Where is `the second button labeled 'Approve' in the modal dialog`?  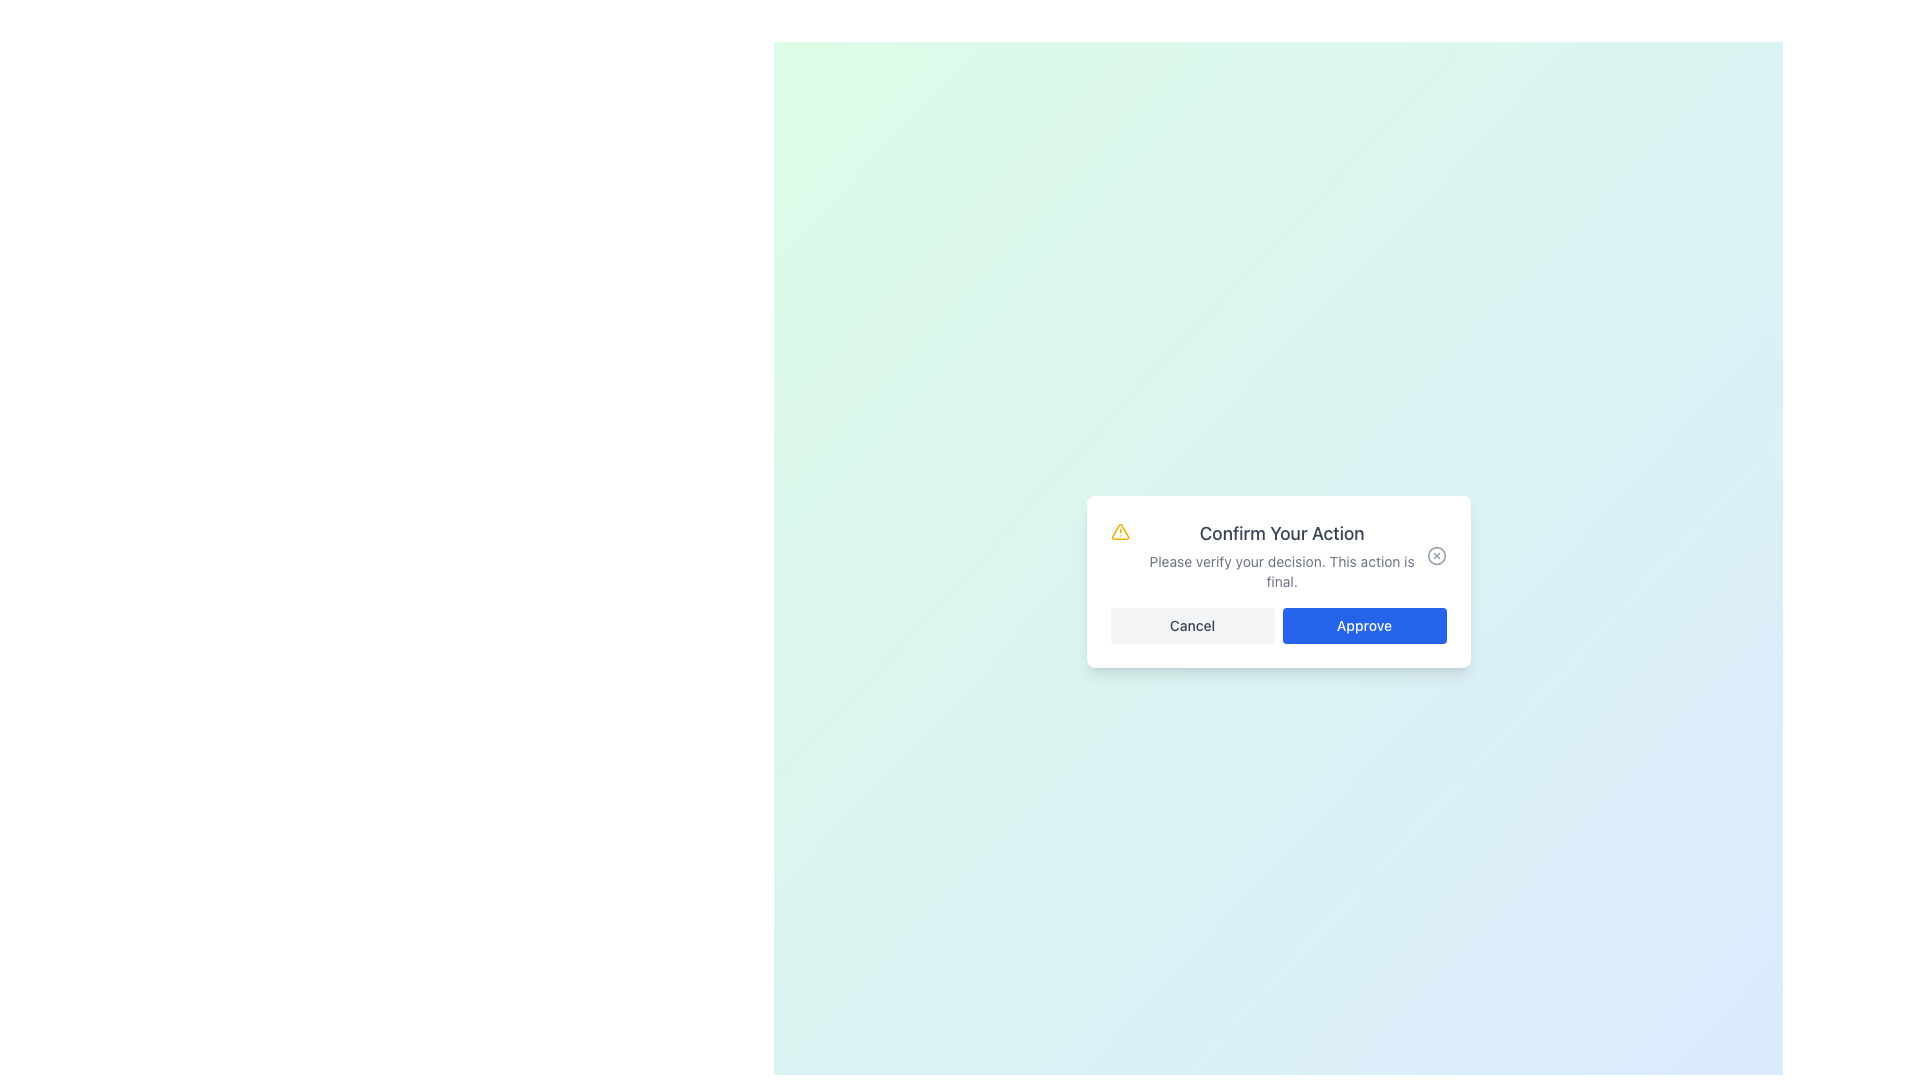 the second button labeled 'Approve' in the modal dialog is located at coordinates (1363, 624).